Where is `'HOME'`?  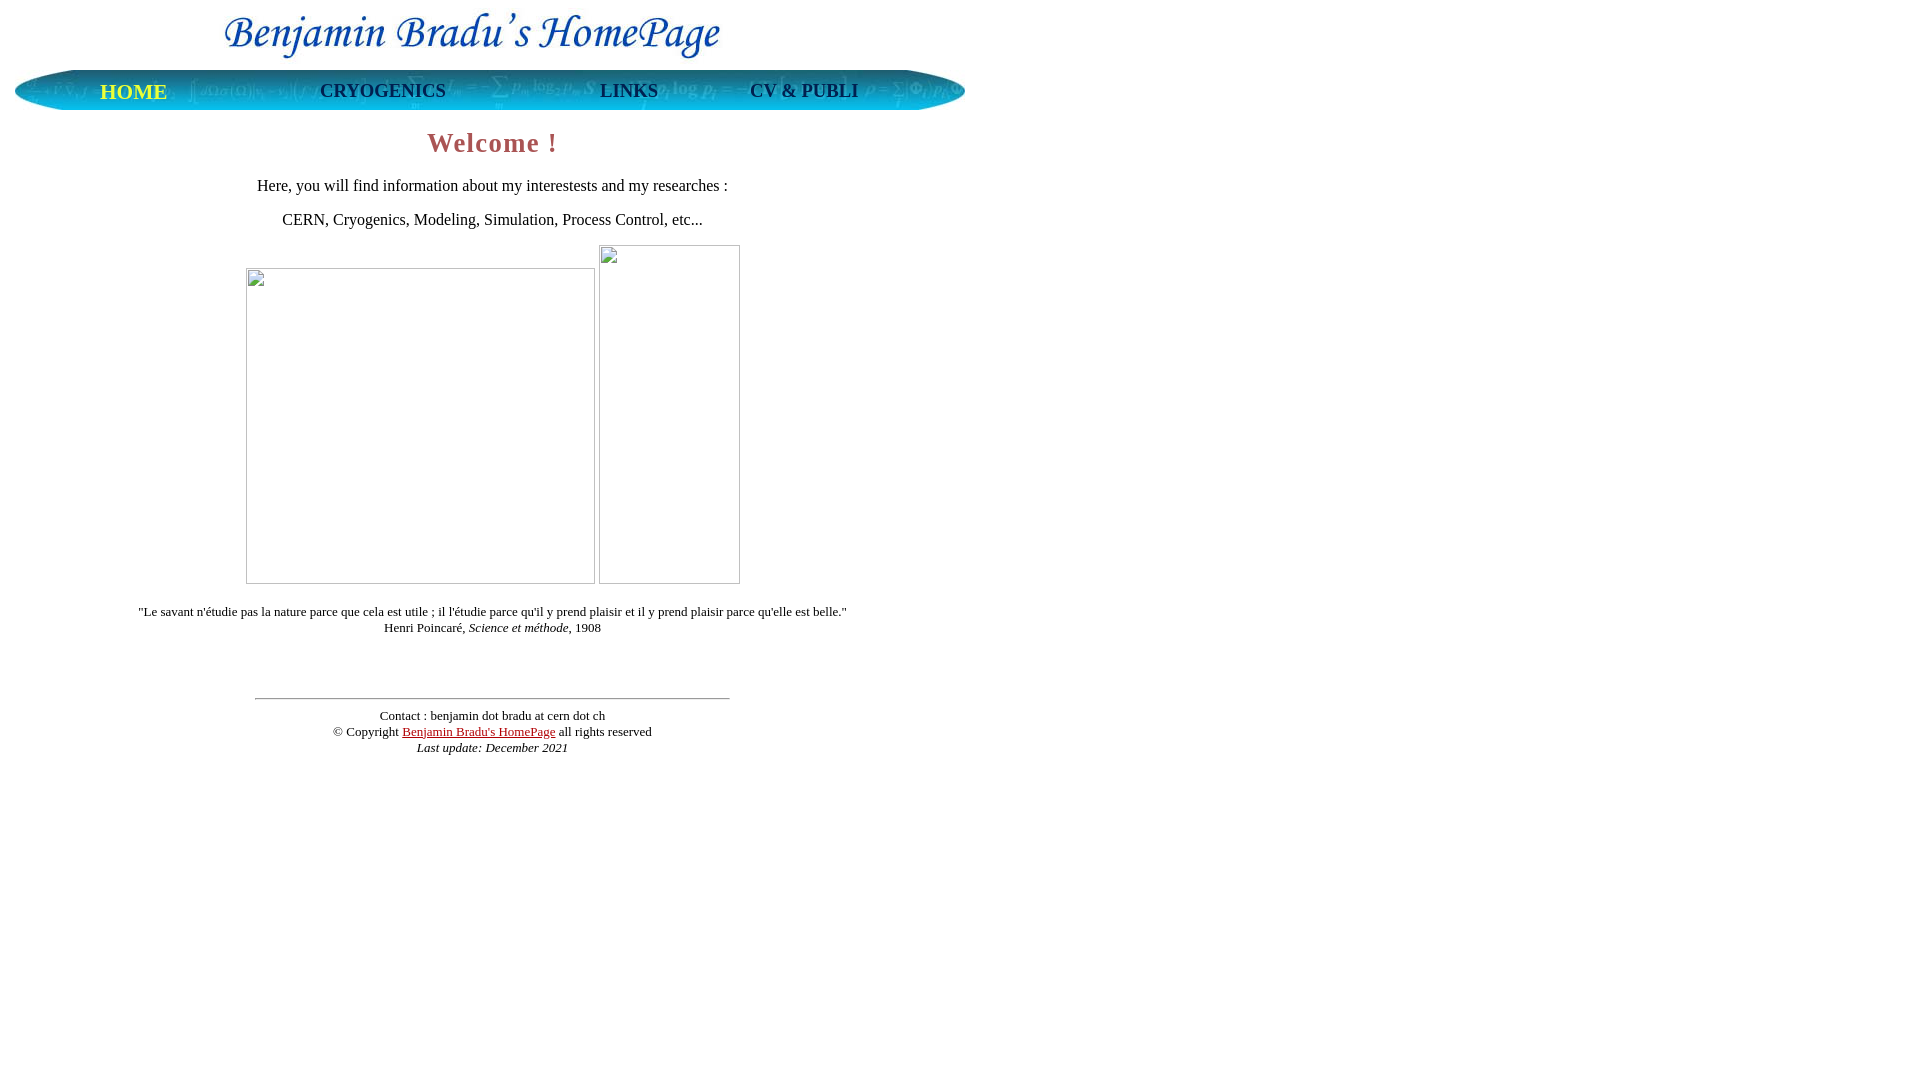
'HOME' is located at coordinates (133, 95).